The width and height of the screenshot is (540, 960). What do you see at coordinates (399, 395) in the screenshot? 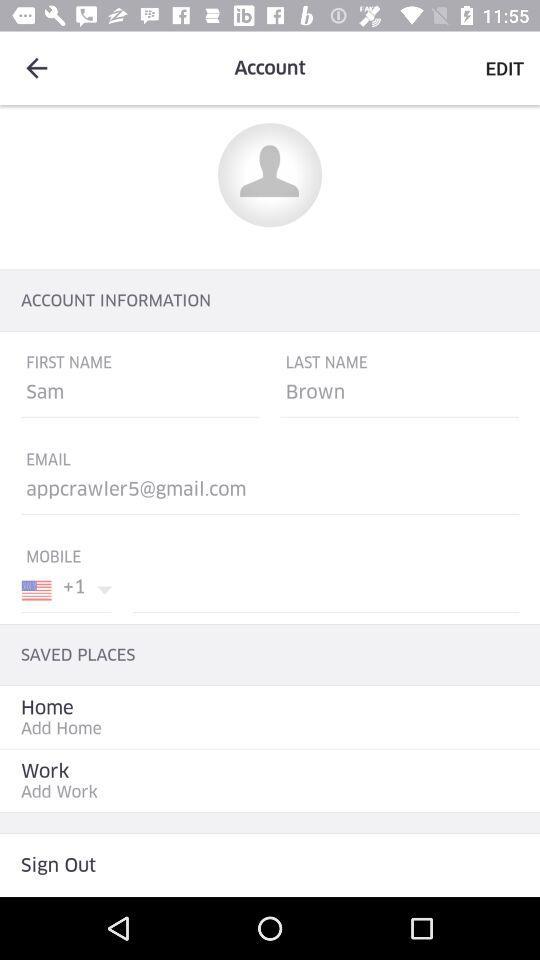
I see `the option below last name` at bounding box center [399, 395].